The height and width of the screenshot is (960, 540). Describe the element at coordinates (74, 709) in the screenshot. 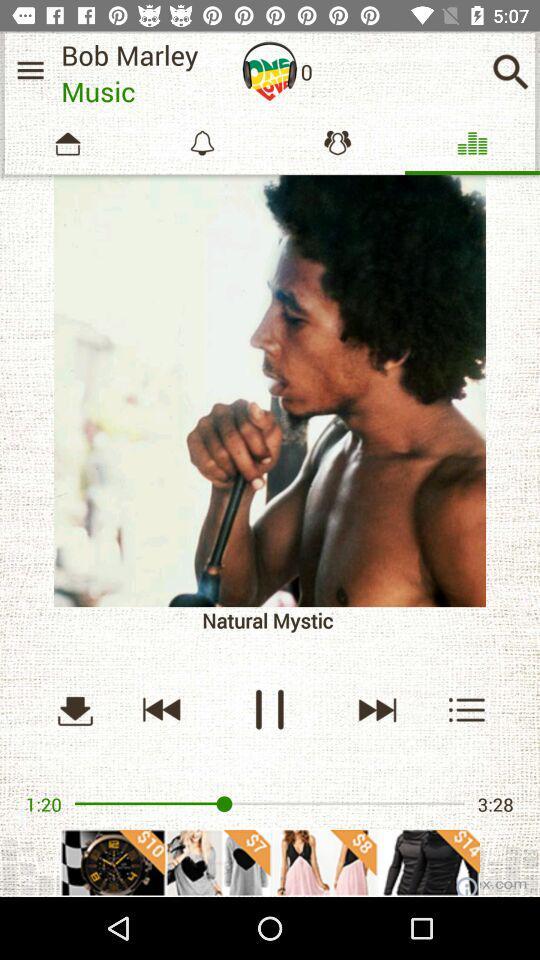

I see `download song` at that location.